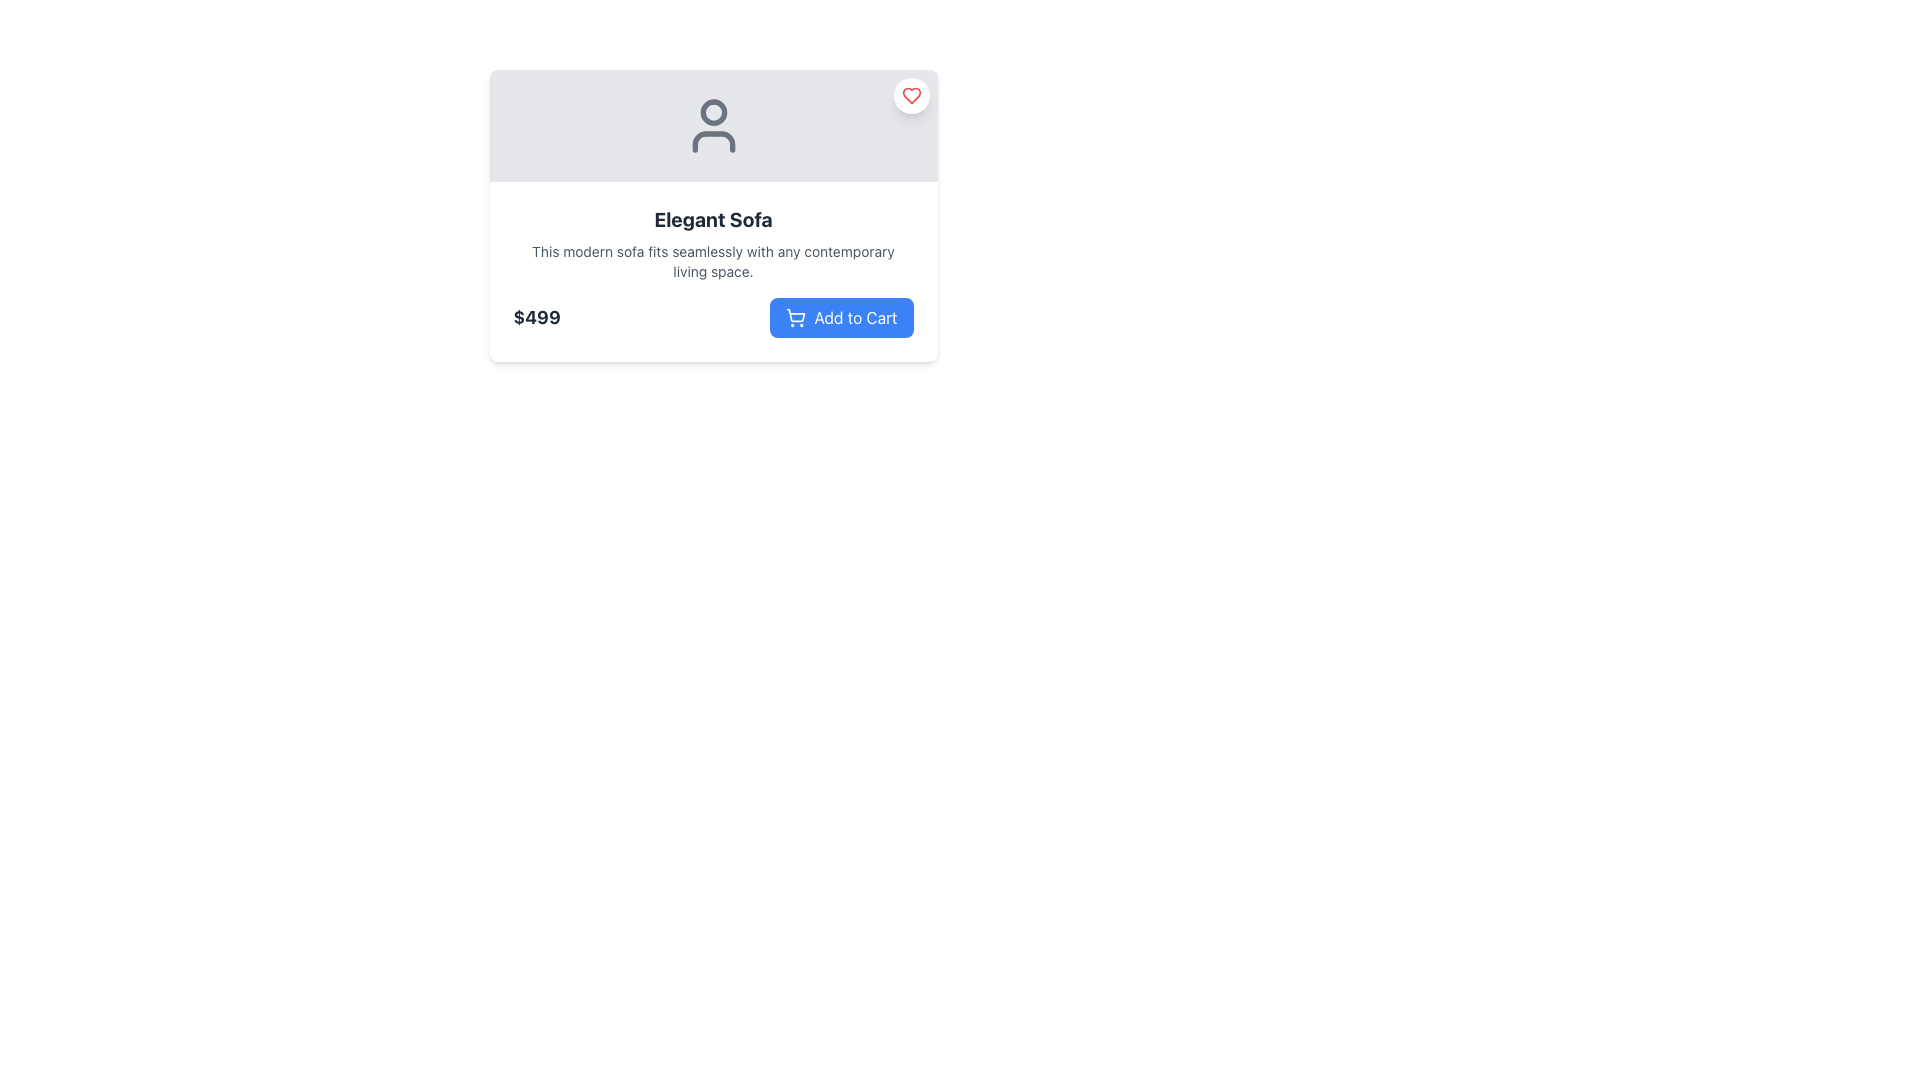 The image size is (1920, 1080). Describe the element at coordinates (713, 219) in the screenshot. I see `text label displaying 'Elegant Sofa', which is styled with a bold font and dark gray color, prominently positioned at the top of the item description section` at that location.